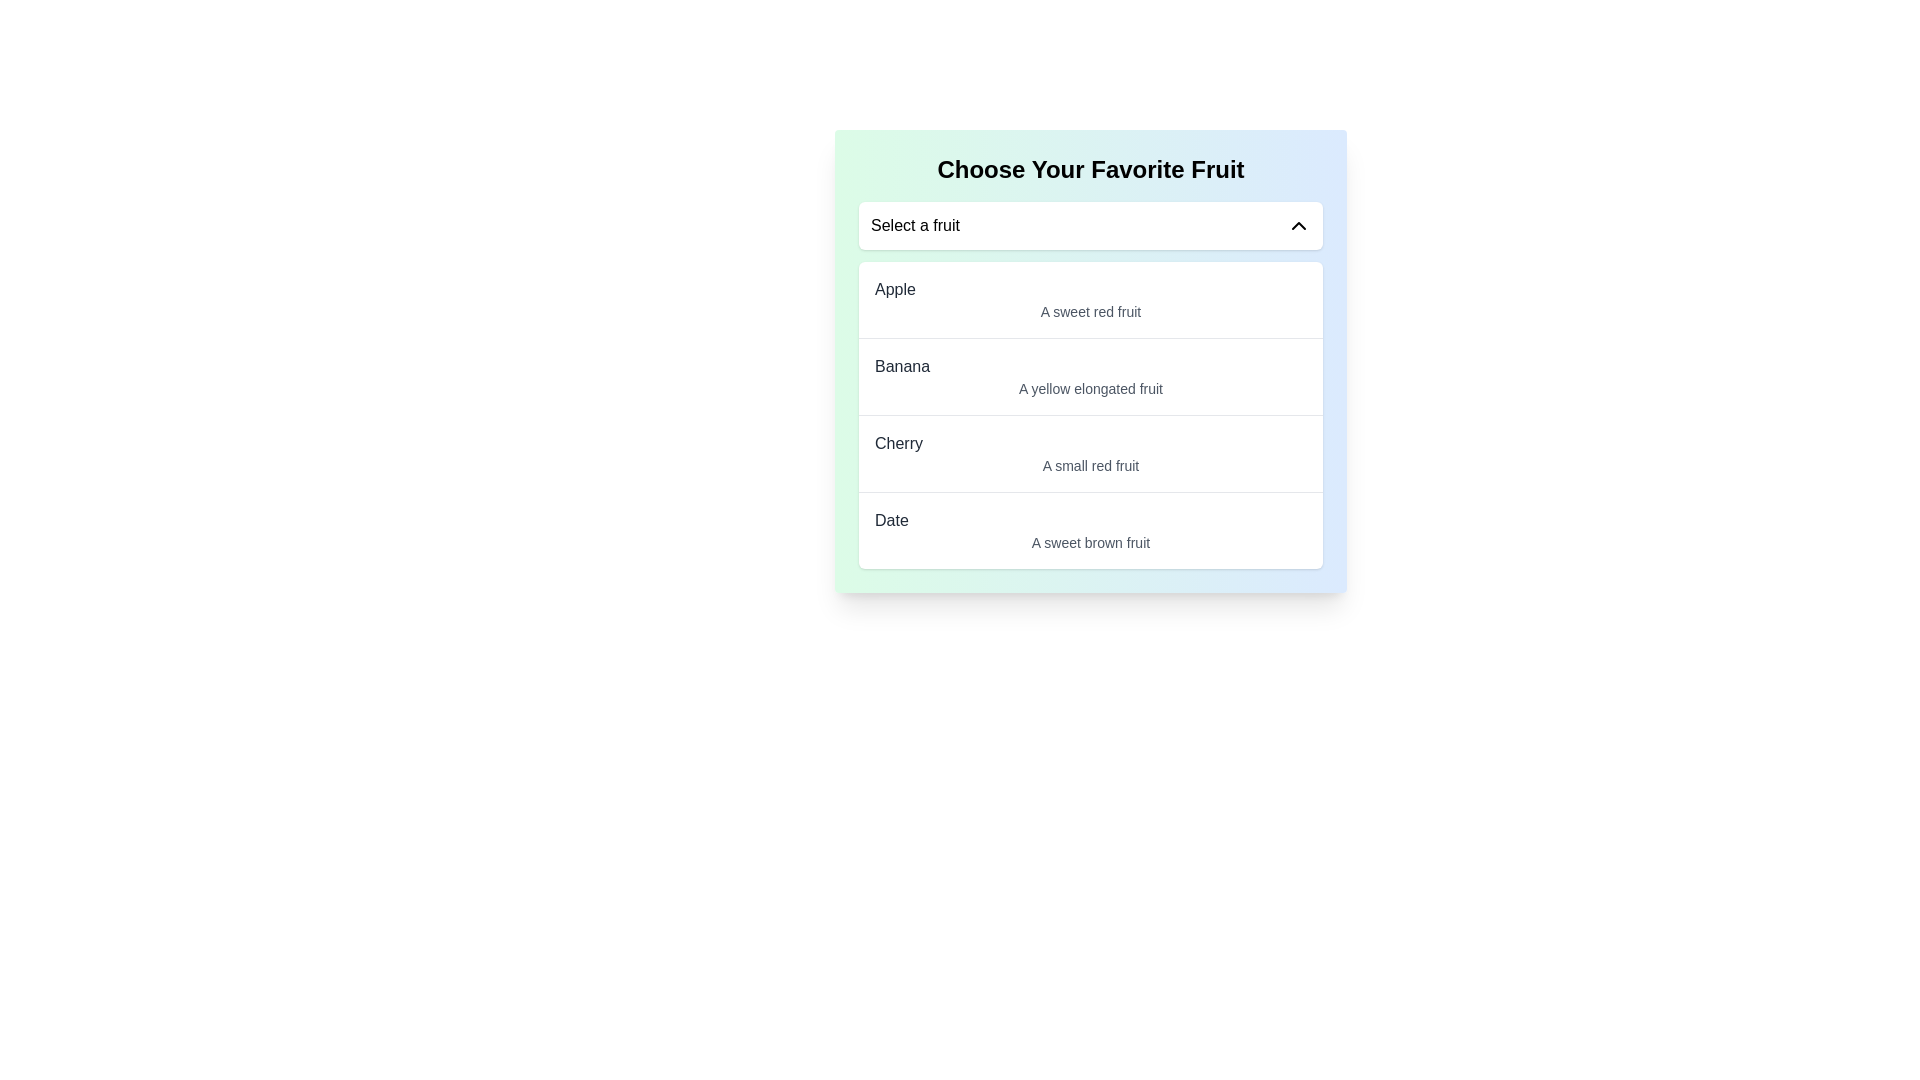 This screenshot has width=1920, height=1080. What do you see at coordinates (1089, 312) in the screenshot?
I see `the informational text label positioned below the text 'Apple' in the dropdown menu, which provides additional information about the item` at bounding box center [1089, 312].